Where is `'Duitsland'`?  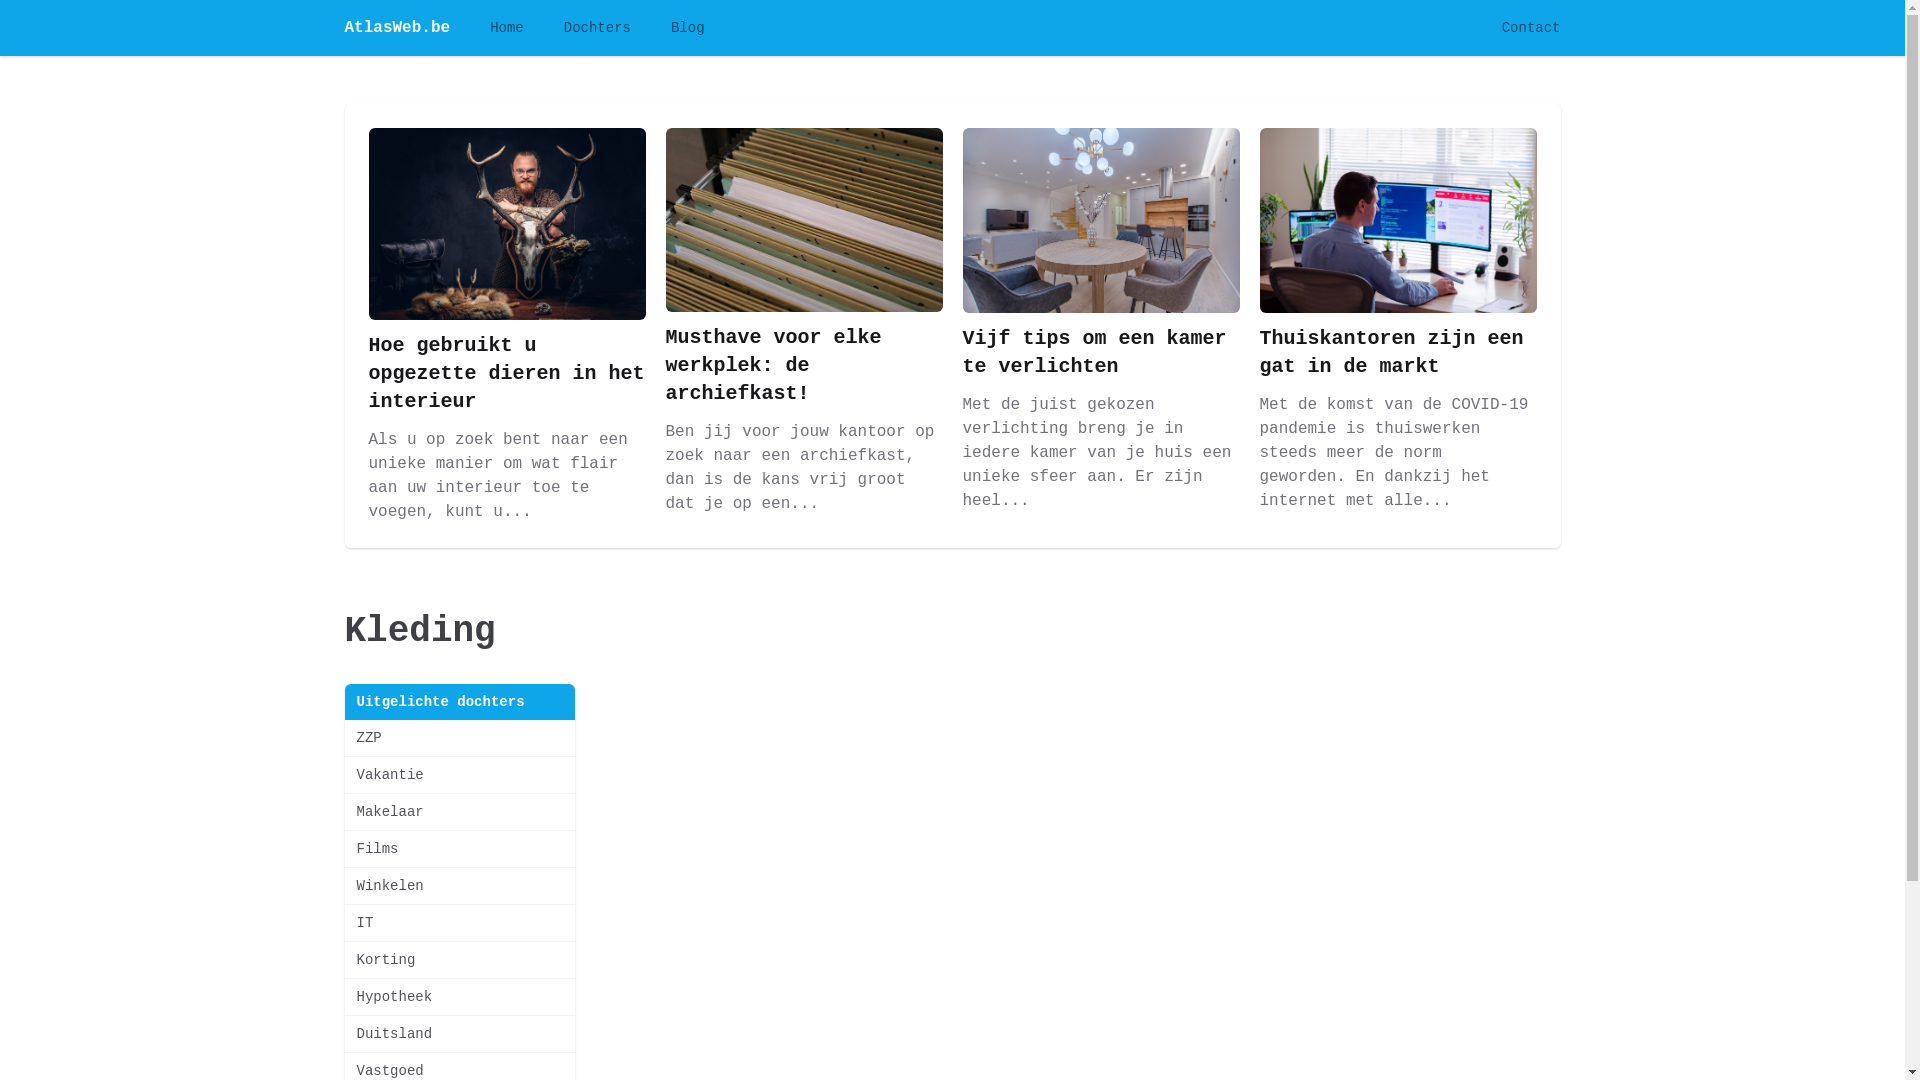
'Duitsland' is located at coordinates (458, 1033).